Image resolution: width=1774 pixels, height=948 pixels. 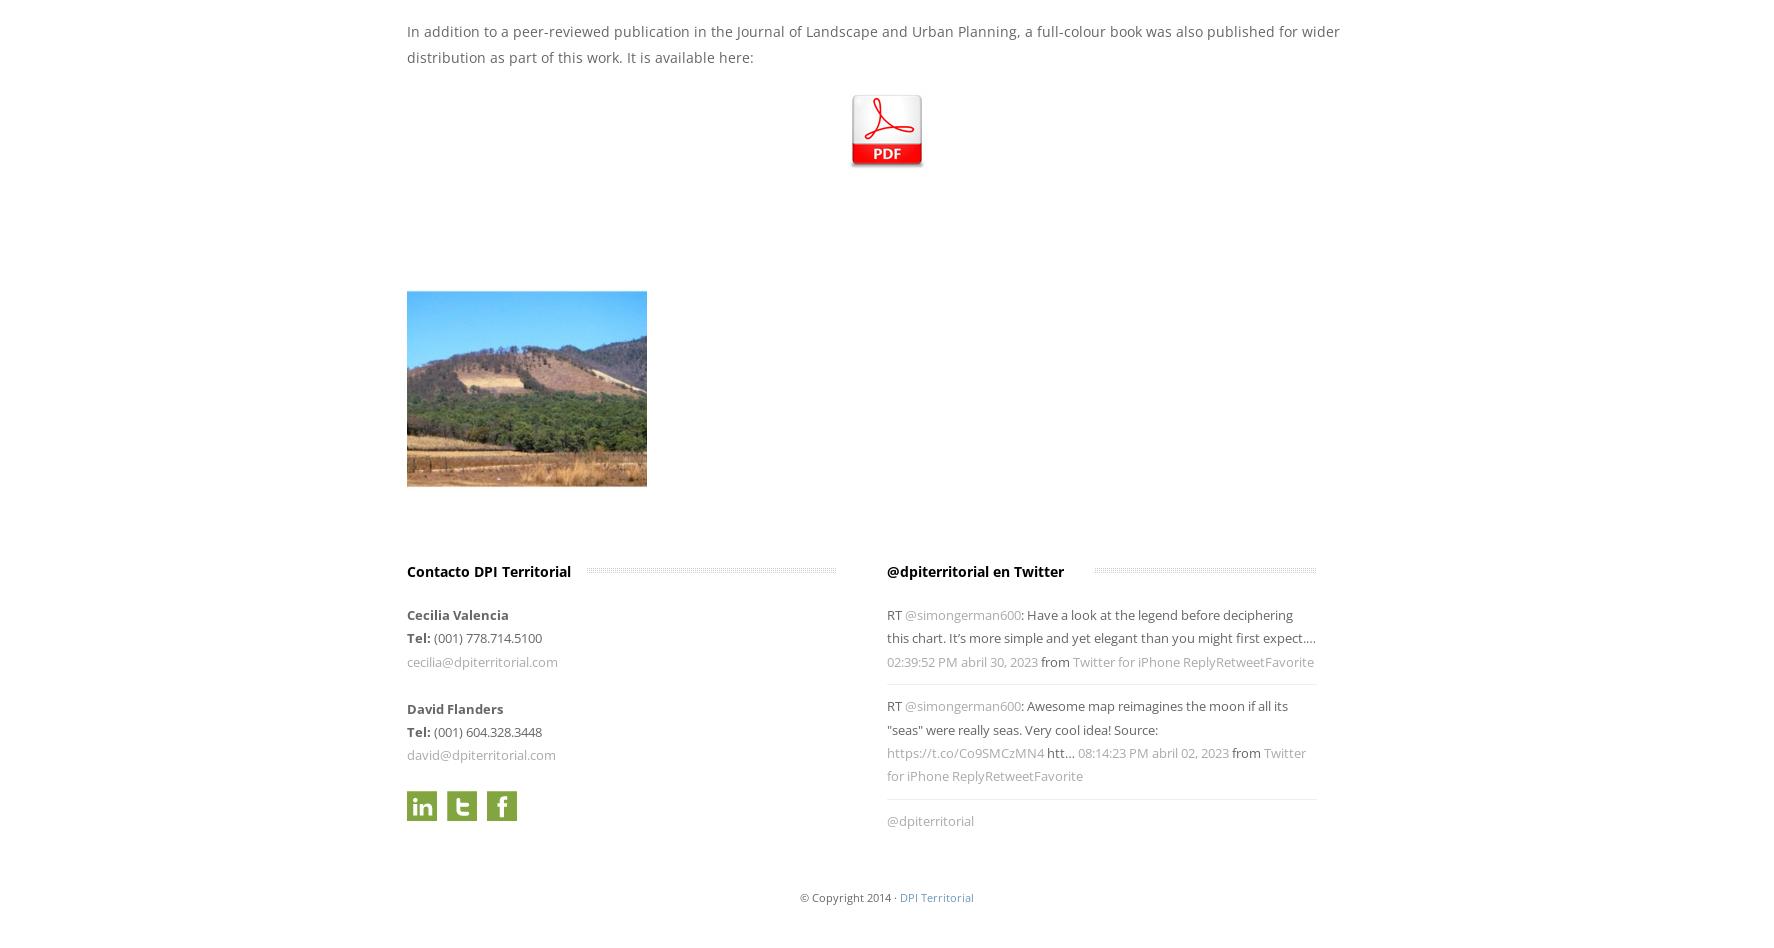 I want to click on '(001) 778.714.5100', so click(x=486, y=637).